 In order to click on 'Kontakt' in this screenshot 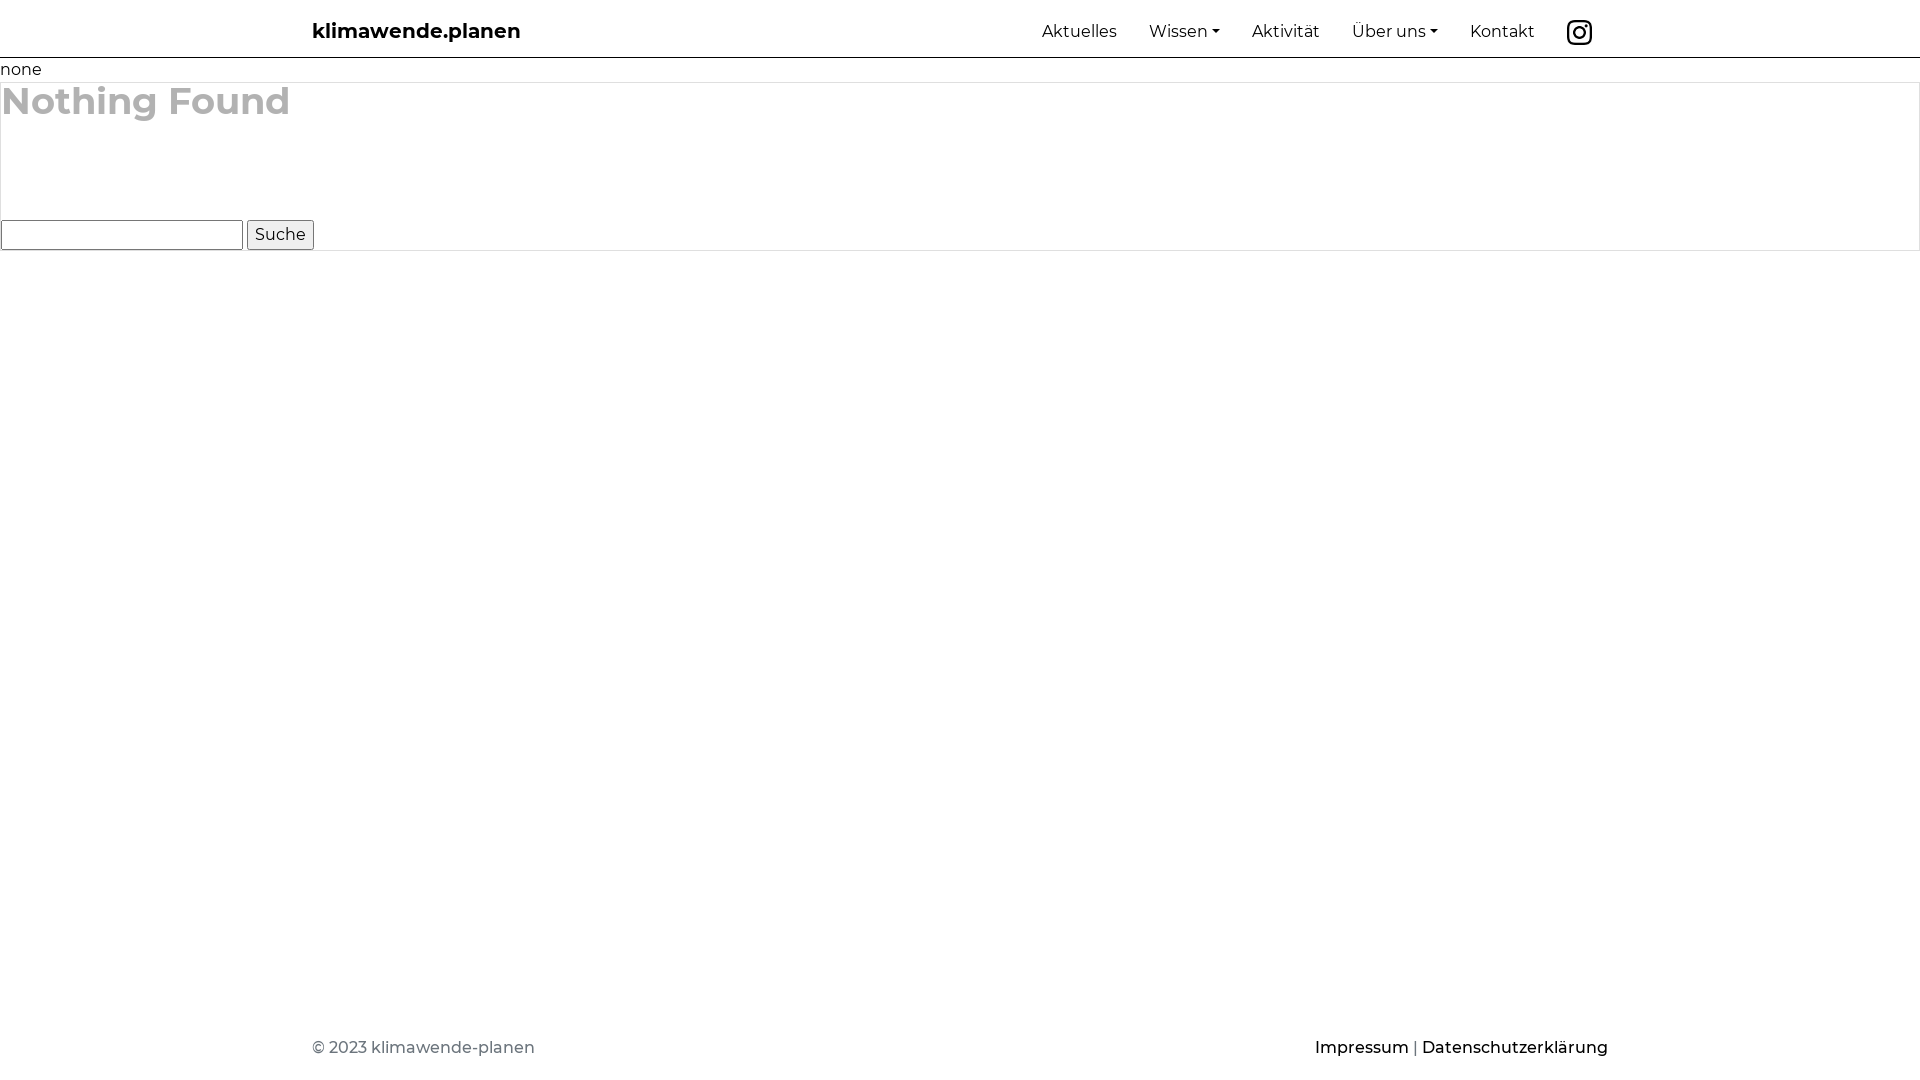, I will do `click(1502, 31)`.